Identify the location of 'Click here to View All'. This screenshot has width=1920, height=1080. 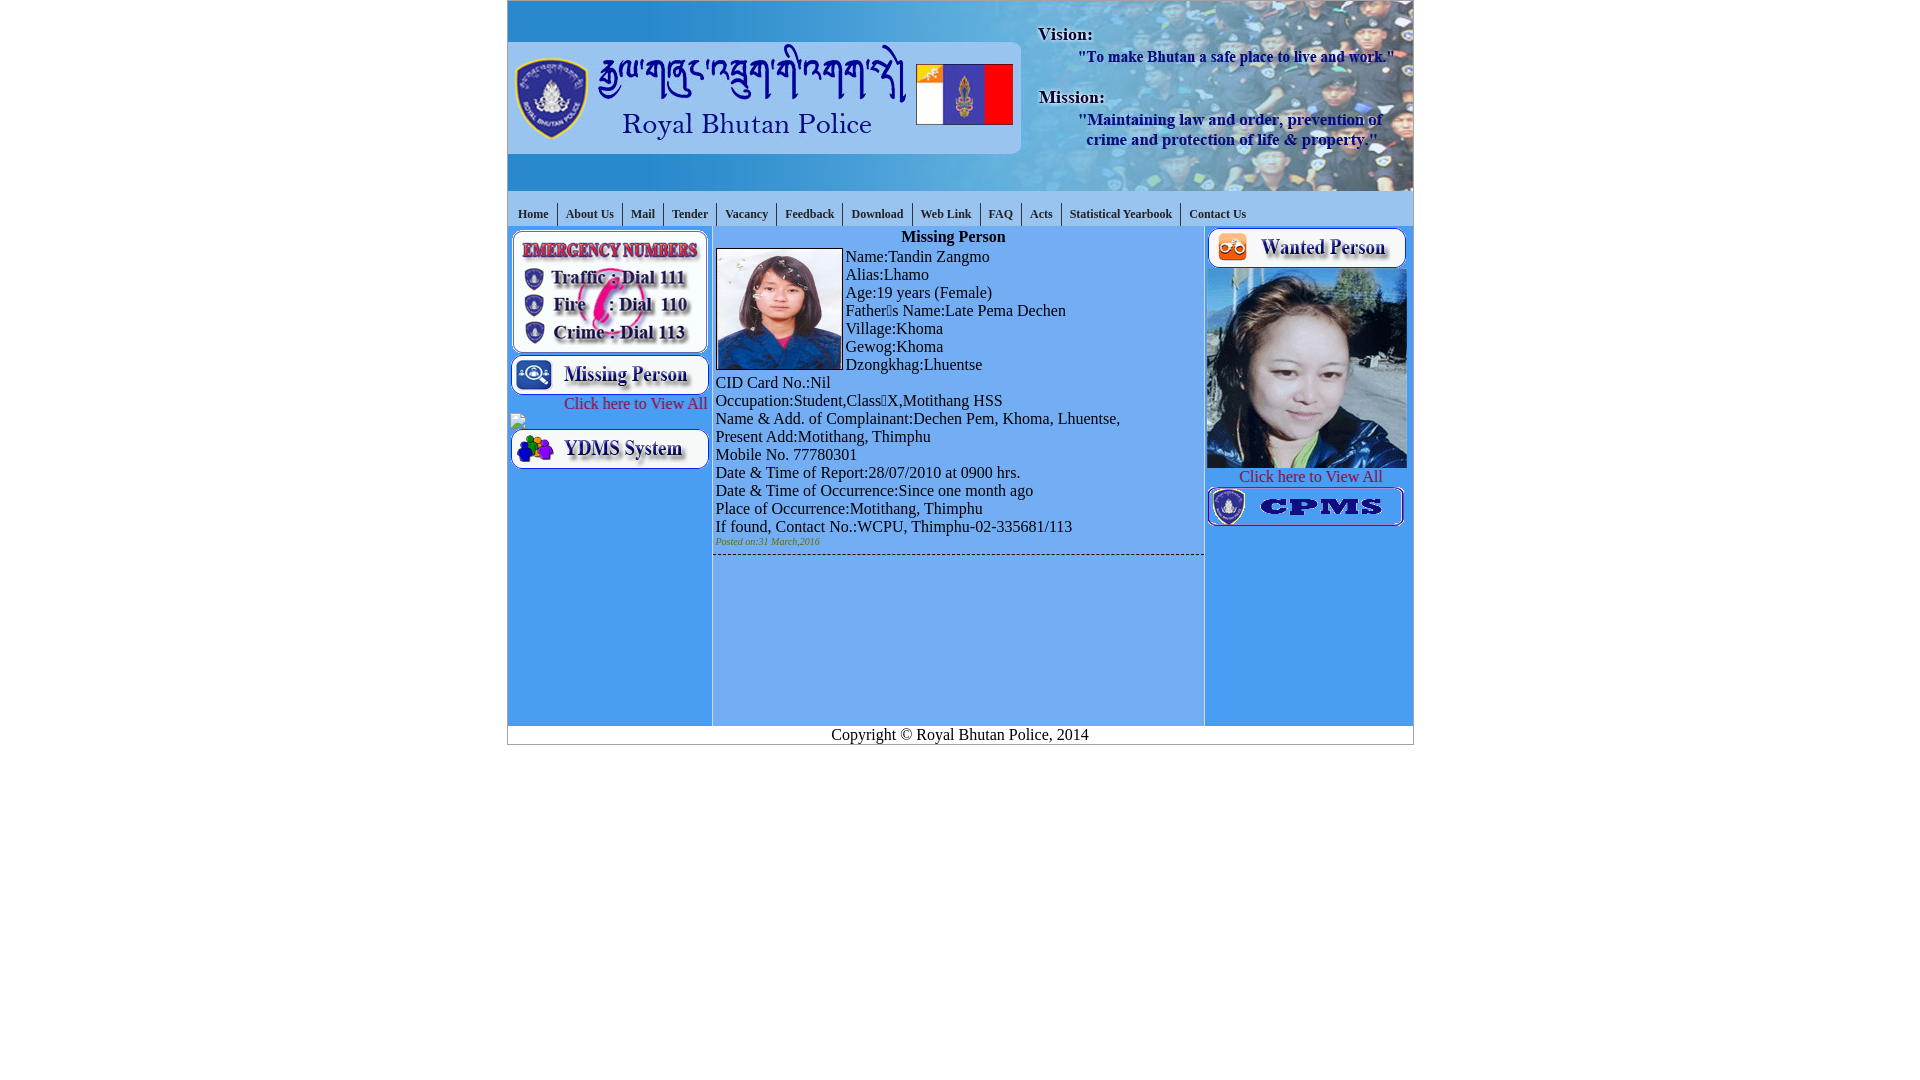
(551, 403).